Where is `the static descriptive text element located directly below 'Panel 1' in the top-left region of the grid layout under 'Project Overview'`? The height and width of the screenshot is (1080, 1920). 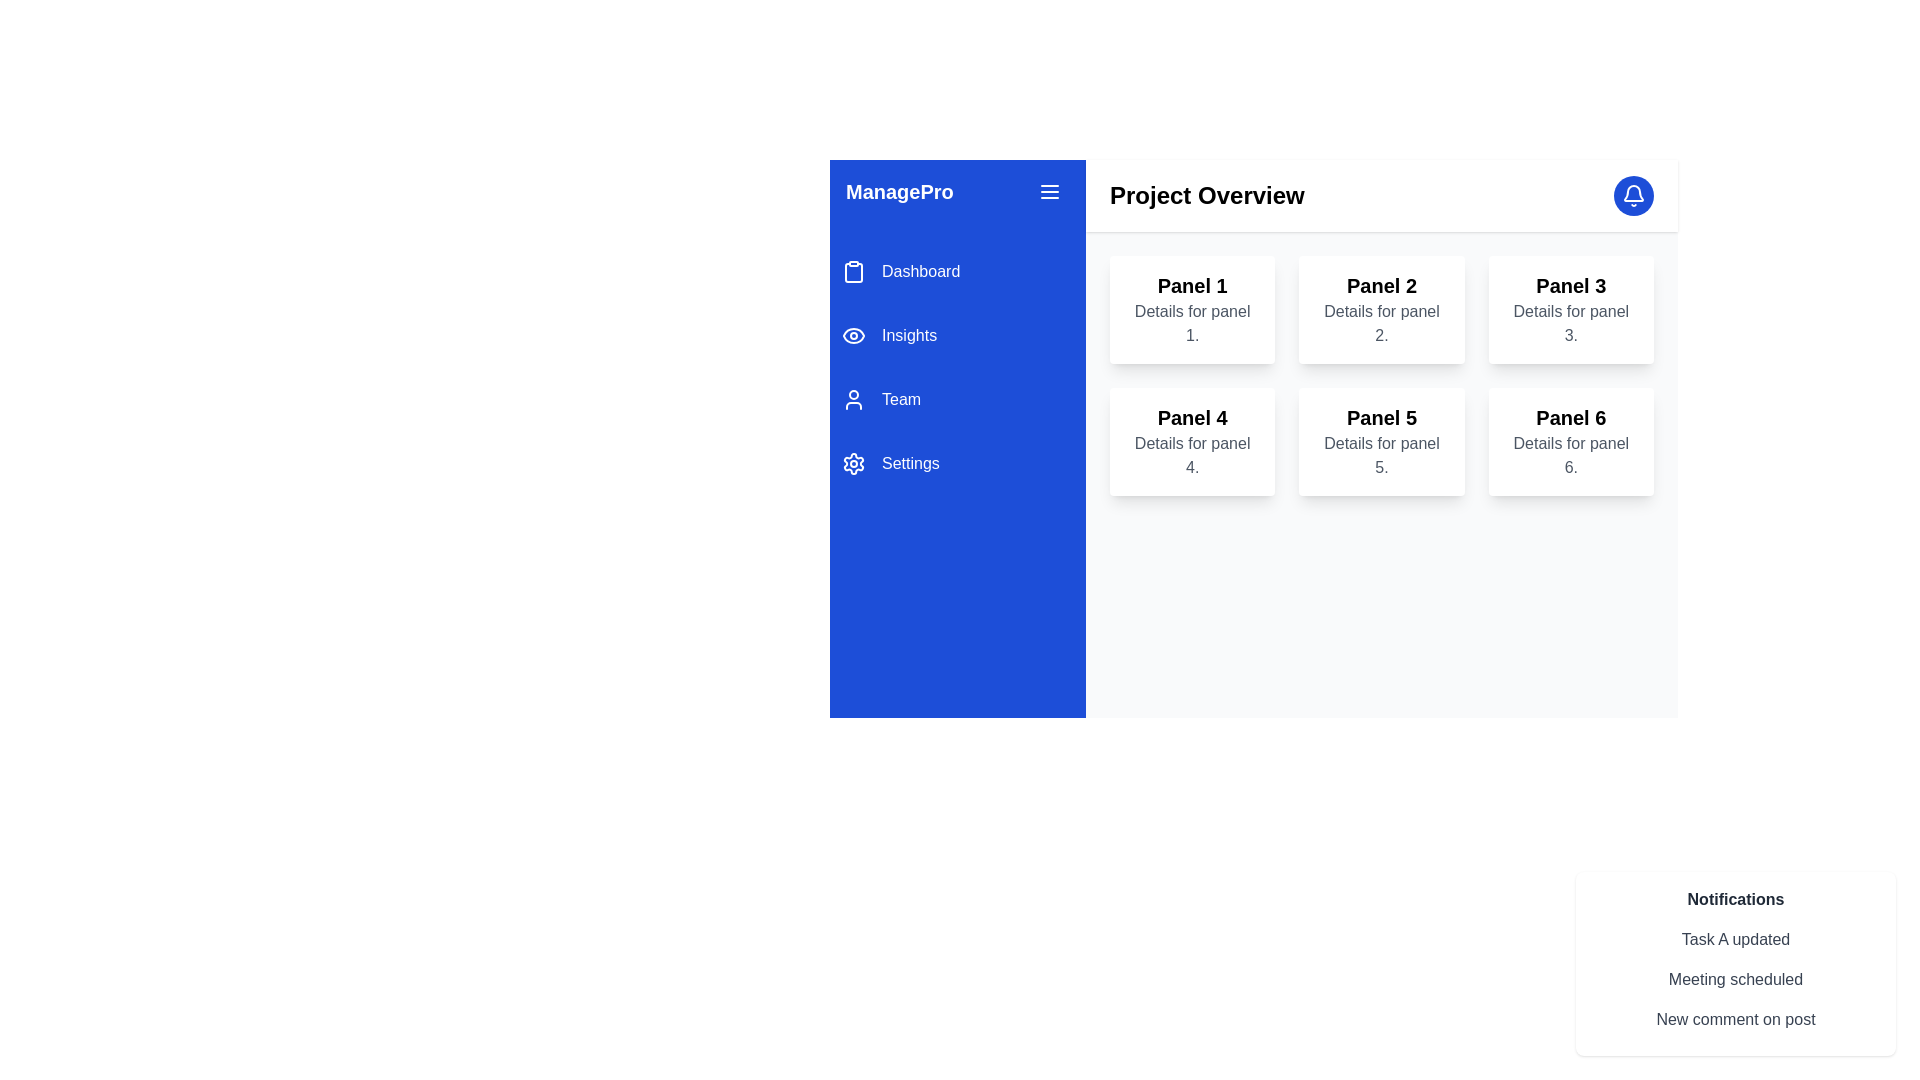 the static descriptive text element located directly below 'Panel 1' in the top-left region of the grid layout under 'Project Overview' is located at coordinates (1192, 323).